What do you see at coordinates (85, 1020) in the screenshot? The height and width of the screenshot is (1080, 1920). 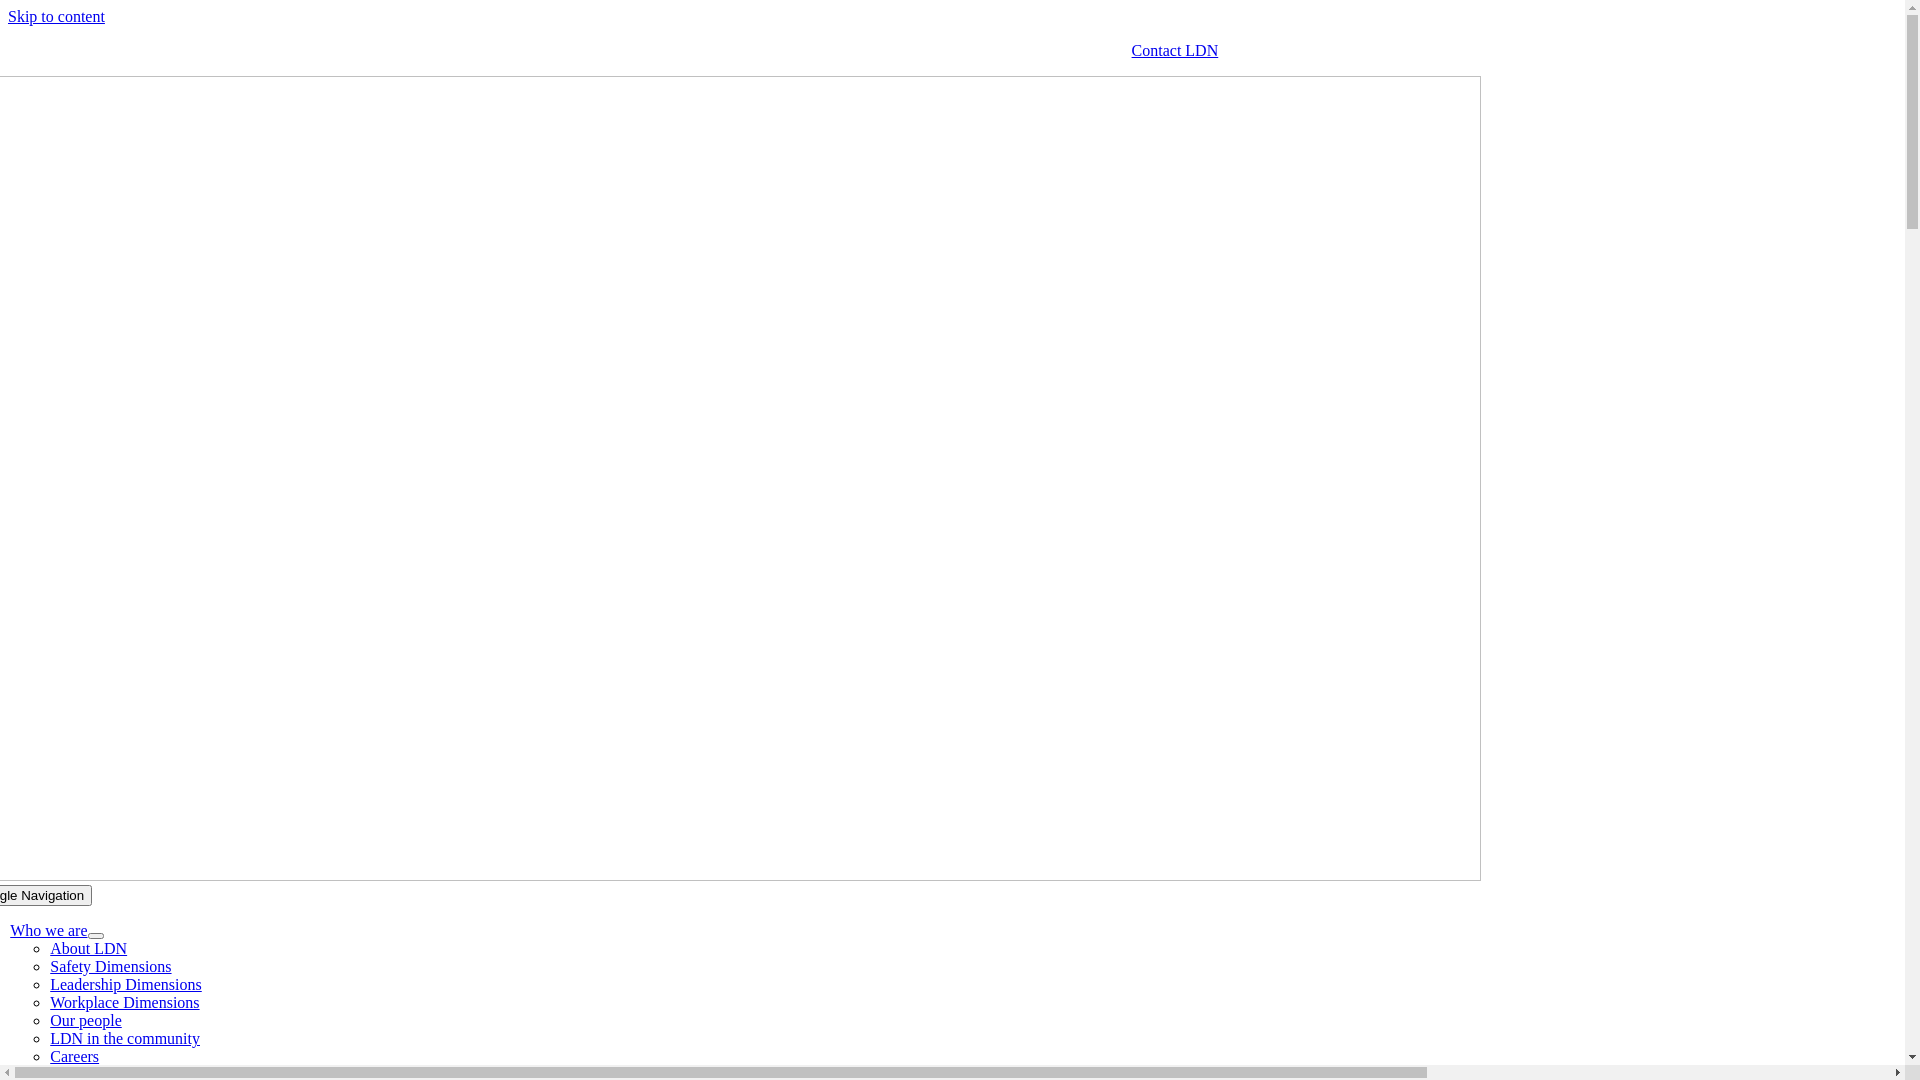 I see `'Our people'` at bounding box center [85, 1020].